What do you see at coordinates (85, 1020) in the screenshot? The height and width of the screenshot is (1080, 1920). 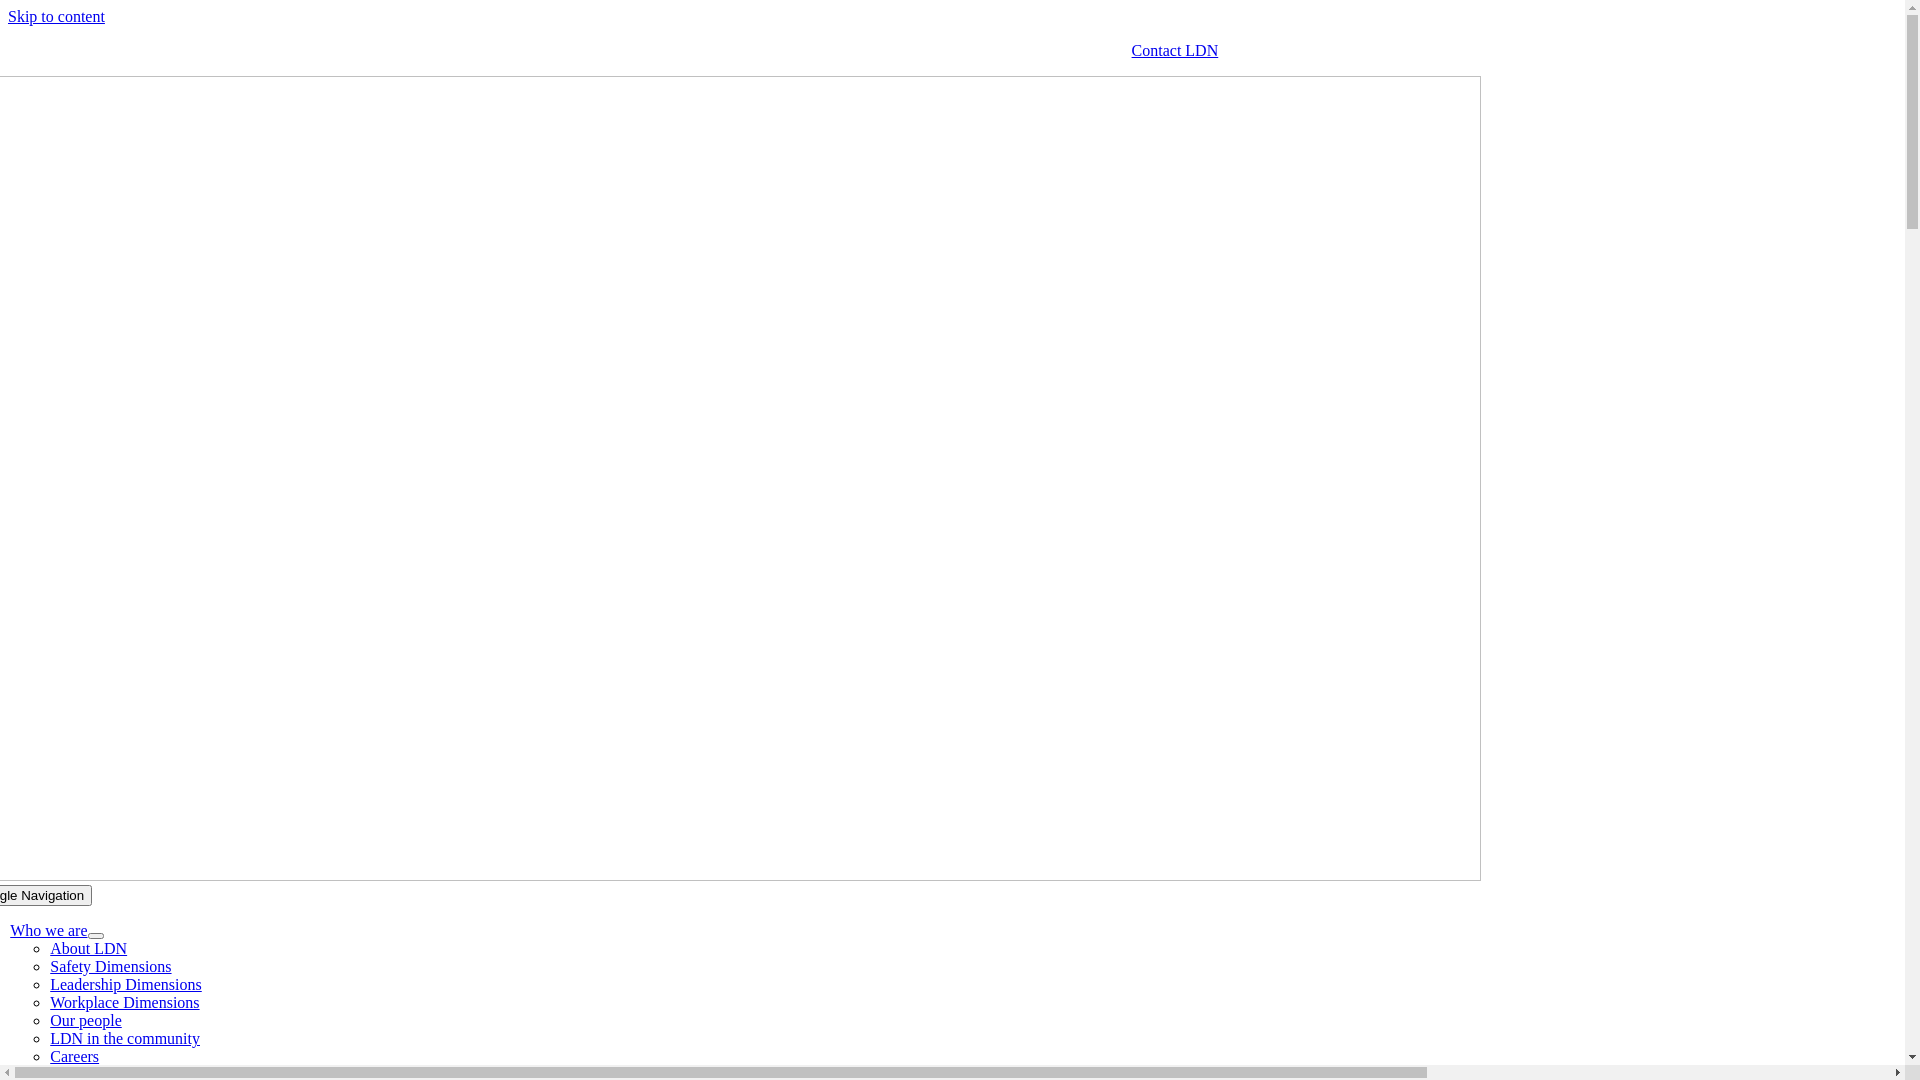 I see `'Our people'` at bounding box center [85, 1020].